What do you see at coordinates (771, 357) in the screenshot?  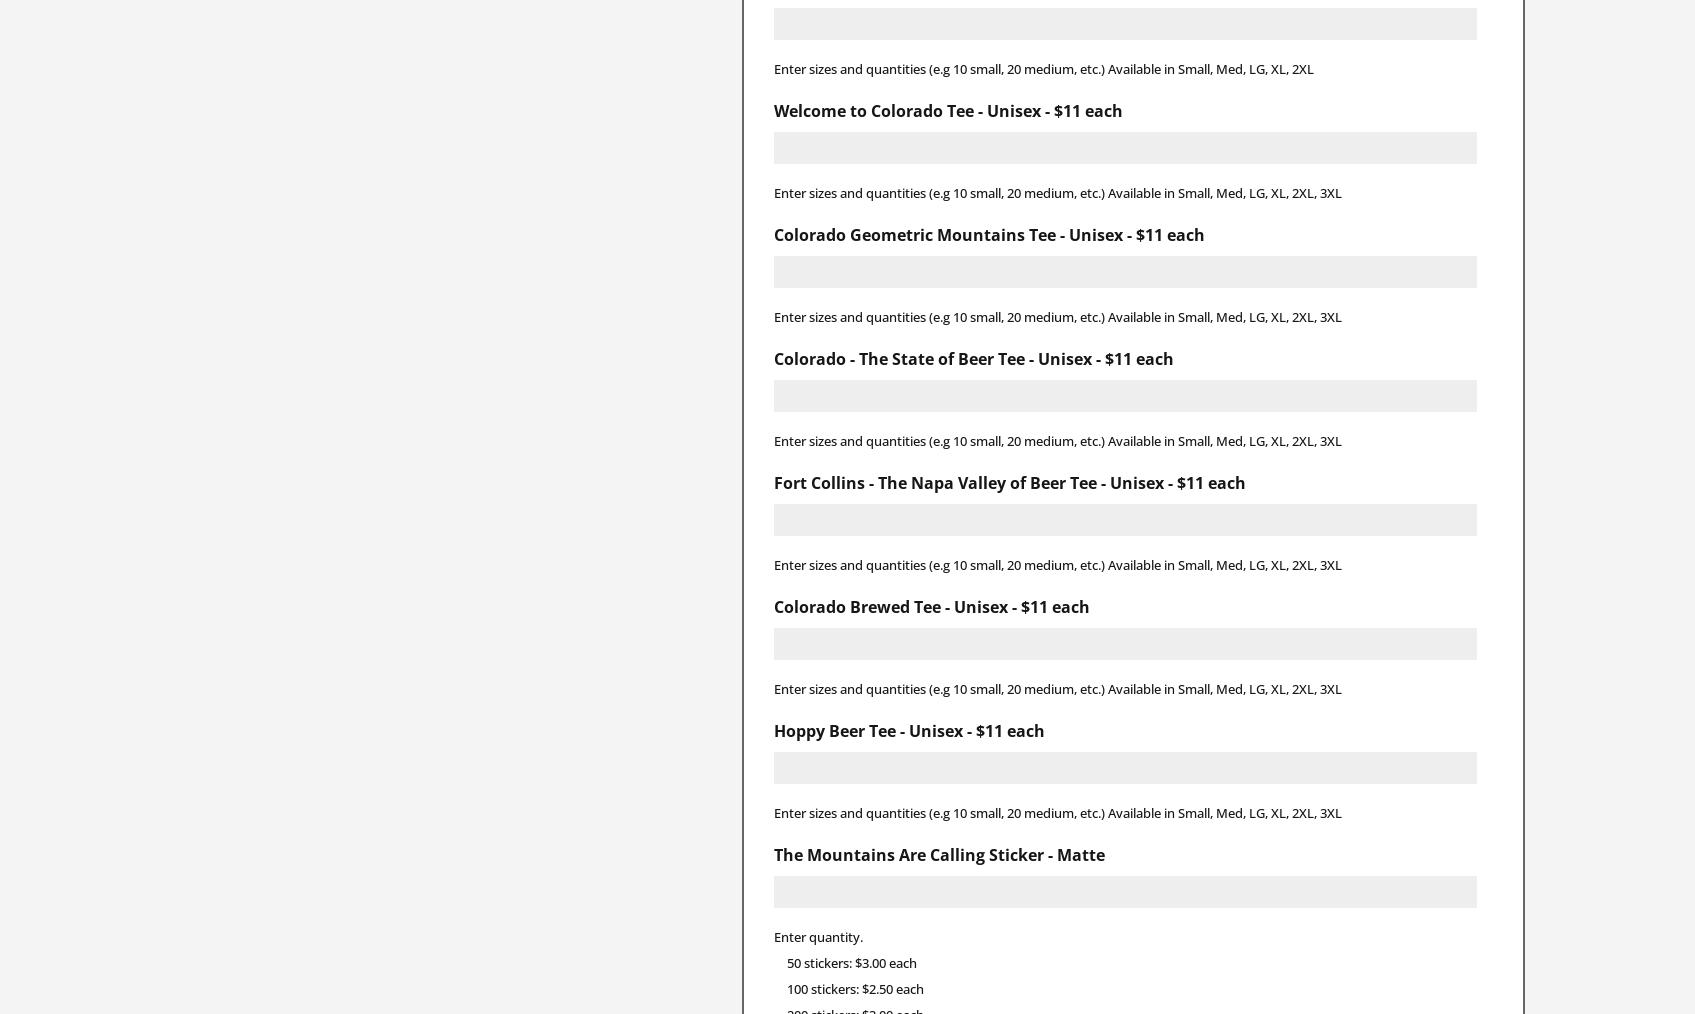 I see `'Colorado - The State of Beer Tee - Unisex - $11 each'` at bounding box center [771, 357].